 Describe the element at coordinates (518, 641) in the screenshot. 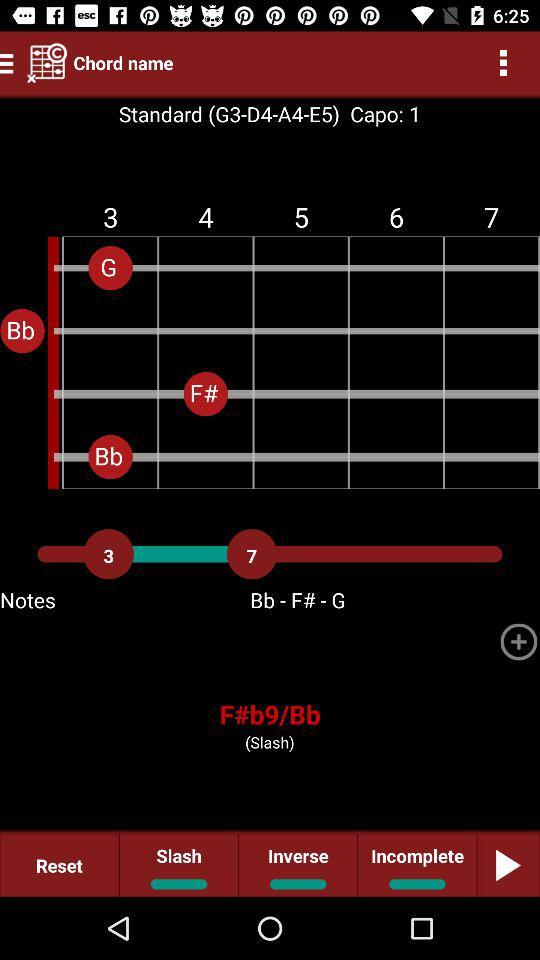

I see `the item below bb - f# - g` at that location.